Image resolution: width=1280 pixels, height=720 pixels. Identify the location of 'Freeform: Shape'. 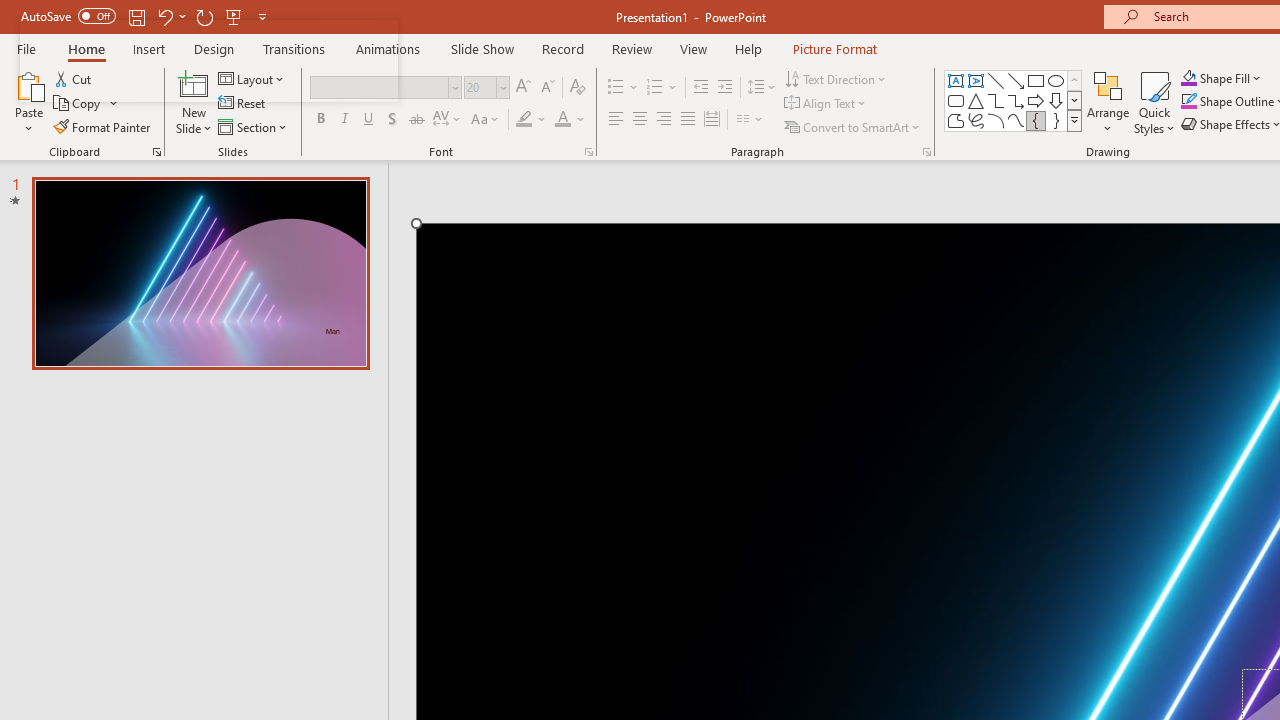
(955, 120).